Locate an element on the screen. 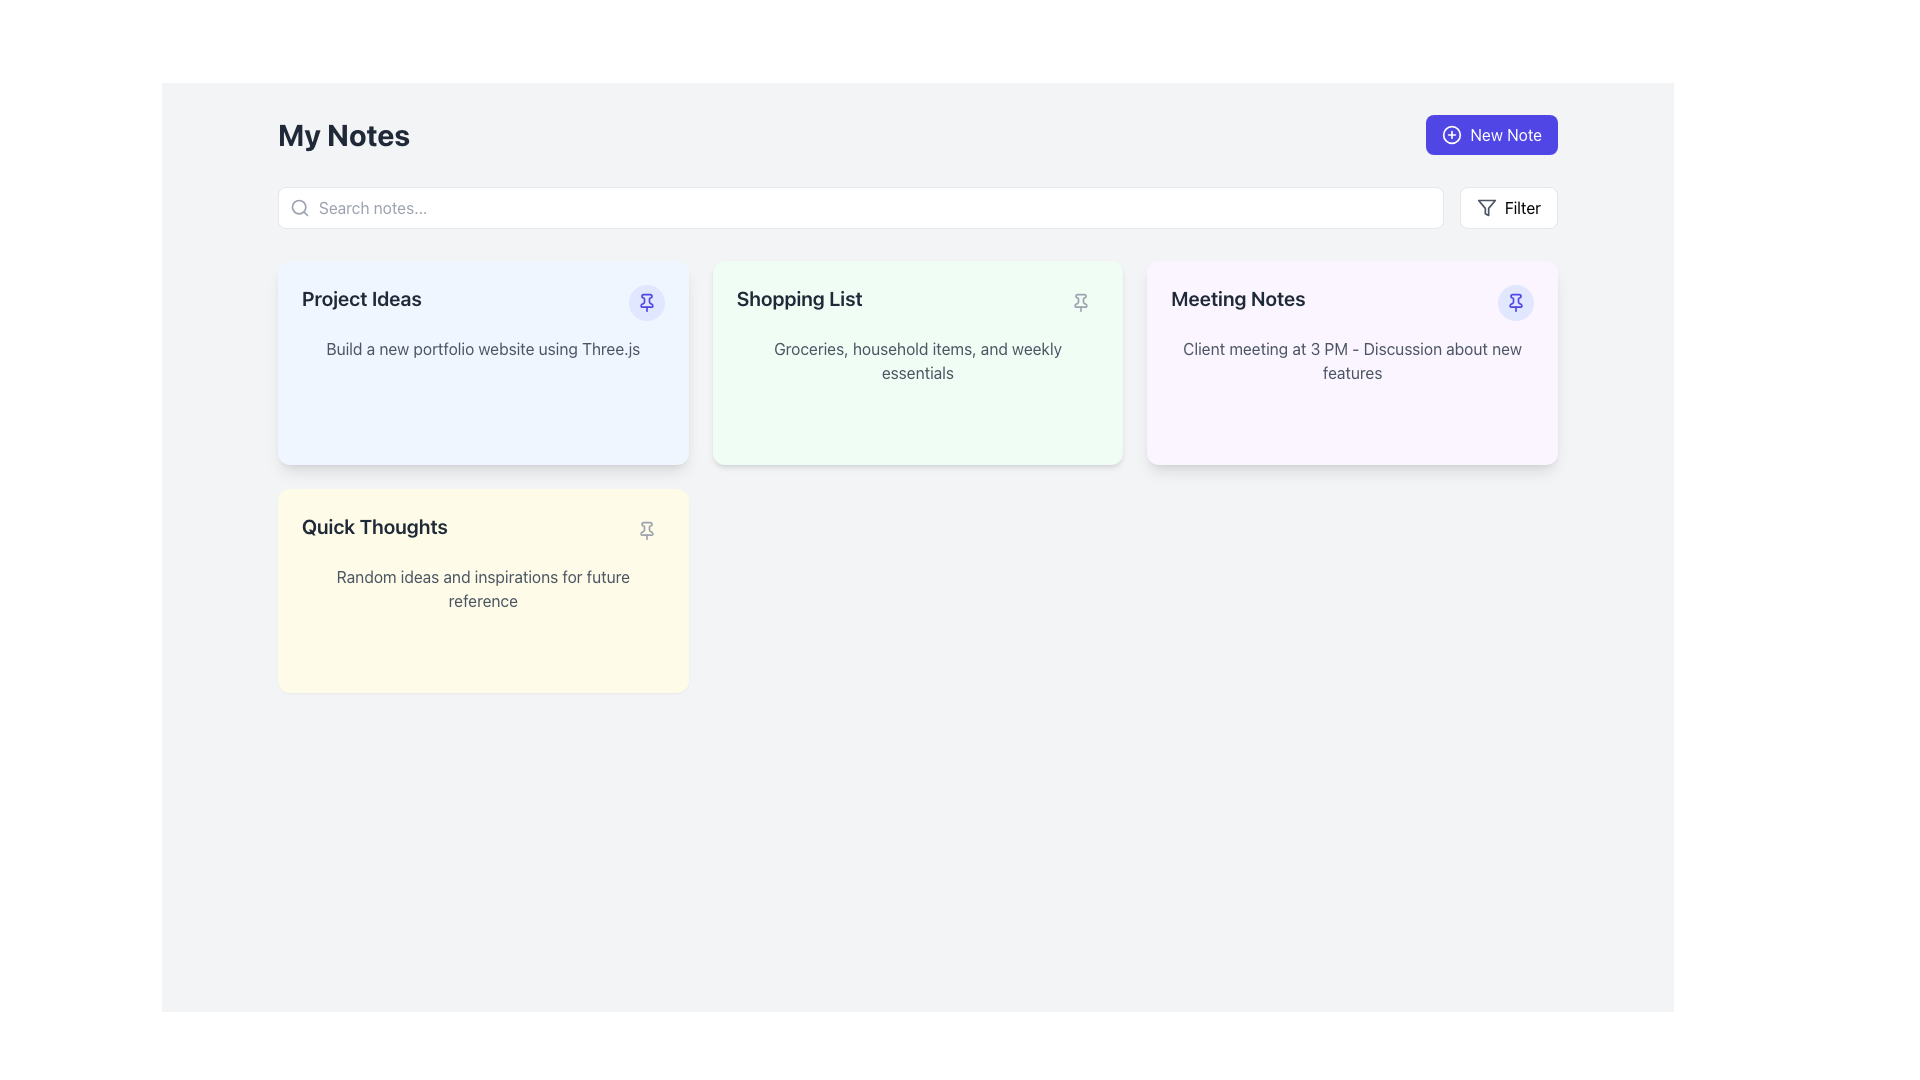  the decorative graphical circle element centered within the larger circular icon located at the far top-right of the interface next to the 'New Note' button is located at coordinates (1452, 135).